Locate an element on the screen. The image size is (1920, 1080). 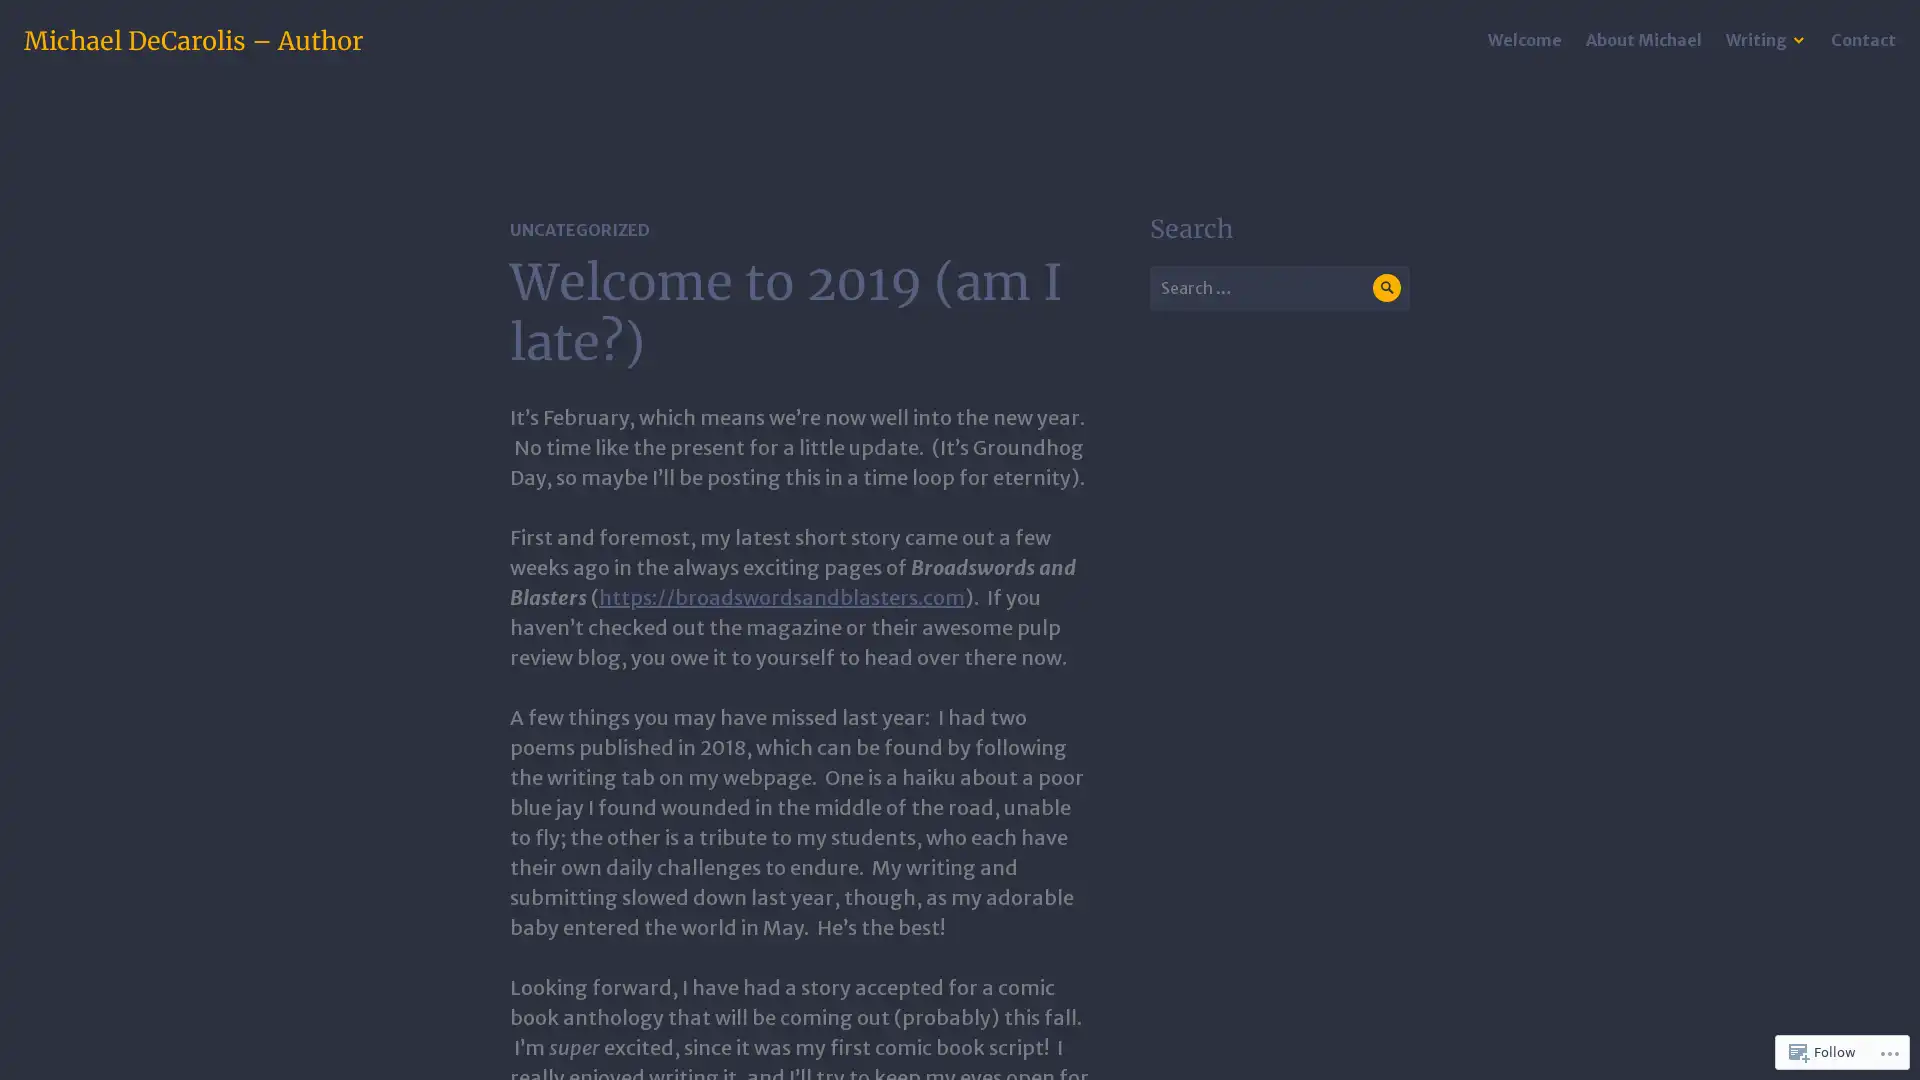
Search is located at coordinates (1385, 287).